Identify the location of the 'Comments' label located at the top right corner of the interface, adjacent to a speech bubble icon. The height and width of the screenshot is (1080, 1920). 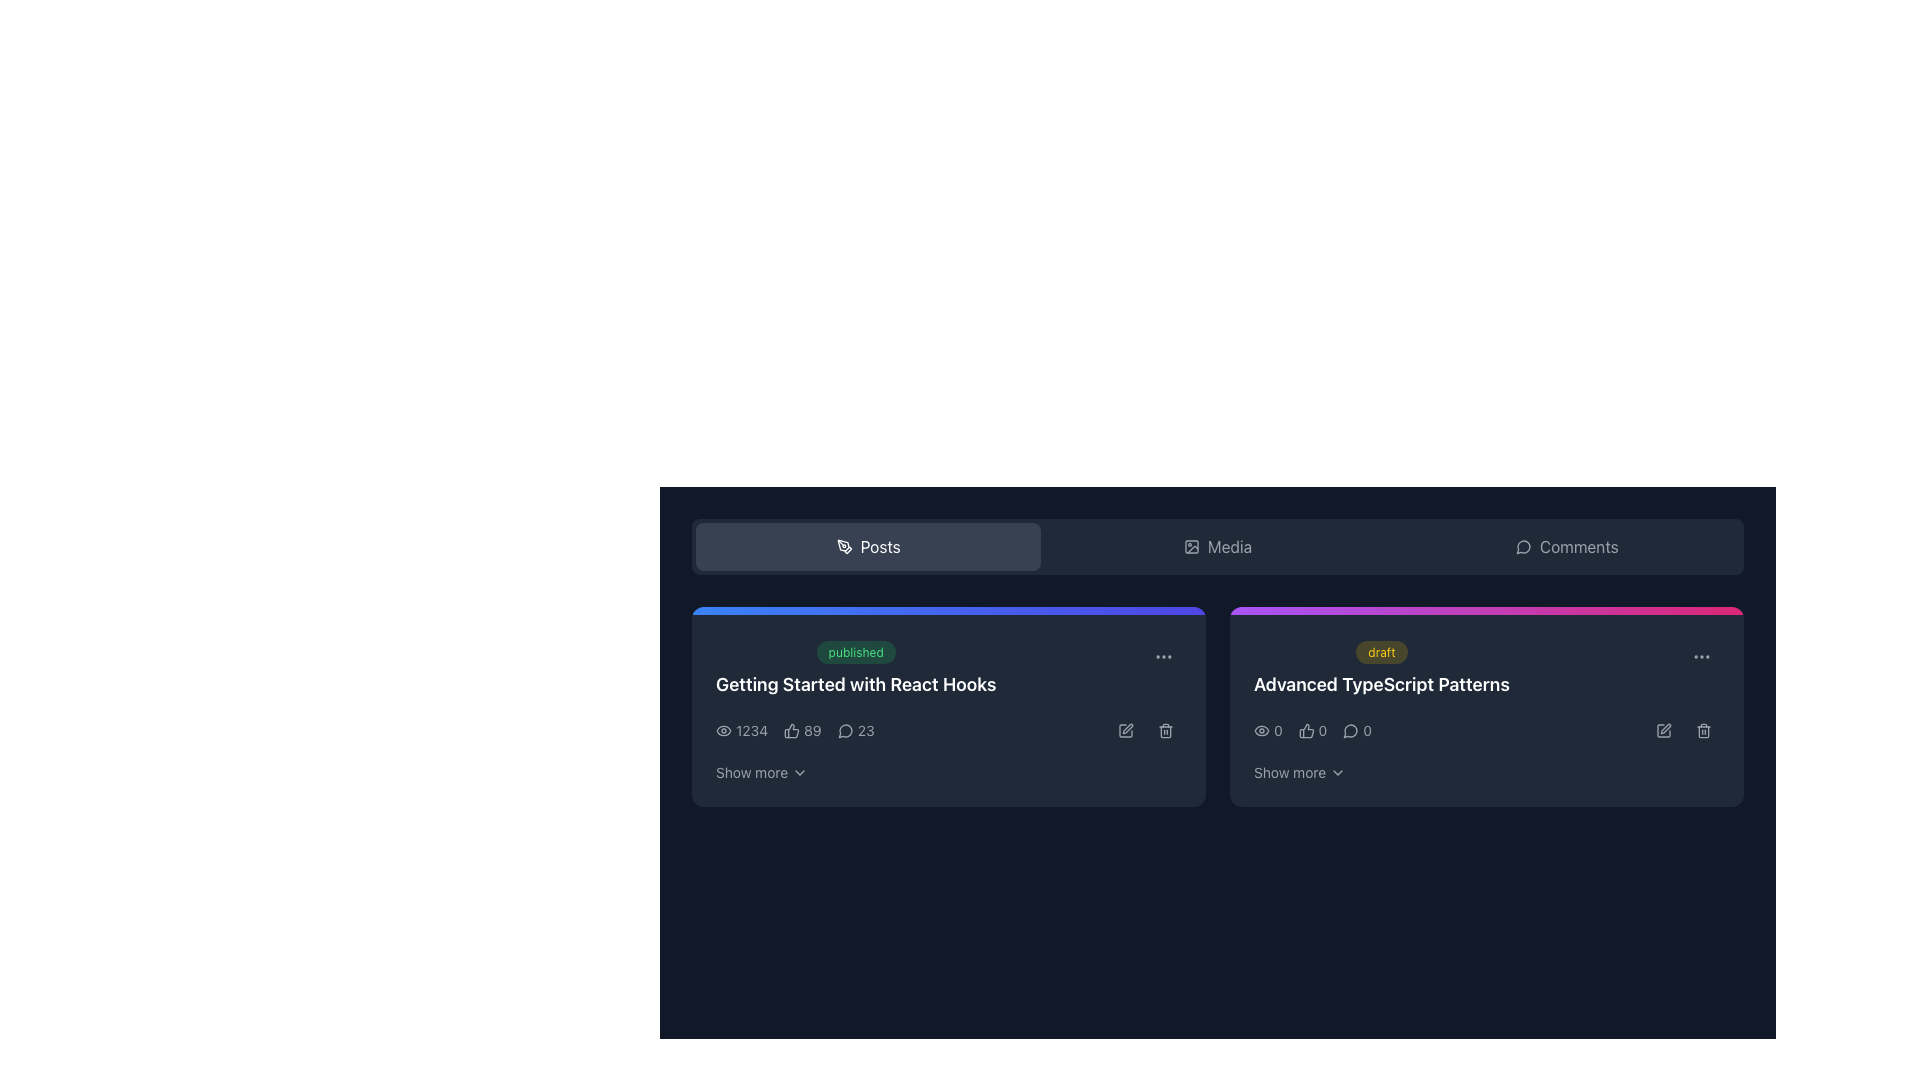
(1578, 547).